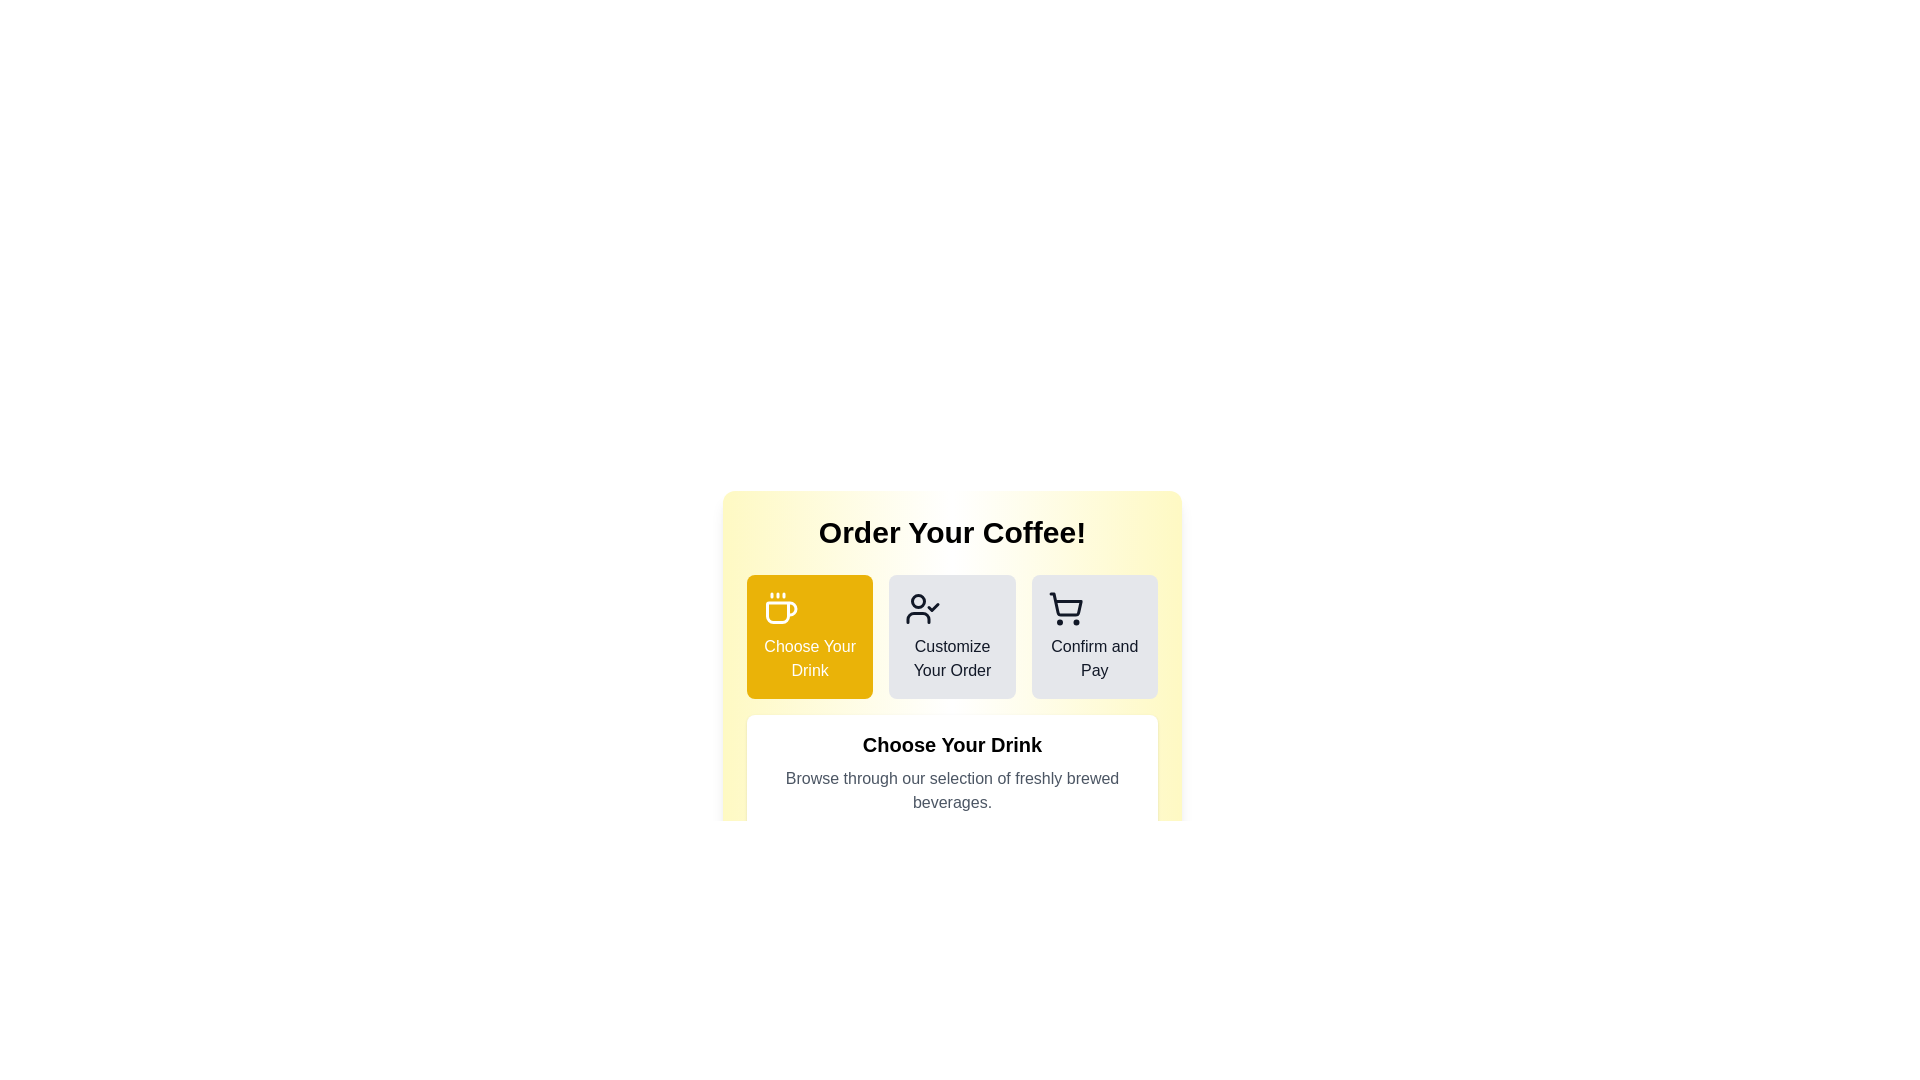  What do you see at coordinates (810, 636) in the screenshot?
I see `the step titled Choose Your Drink to navigate to that step` at bounding box center [810, 636].